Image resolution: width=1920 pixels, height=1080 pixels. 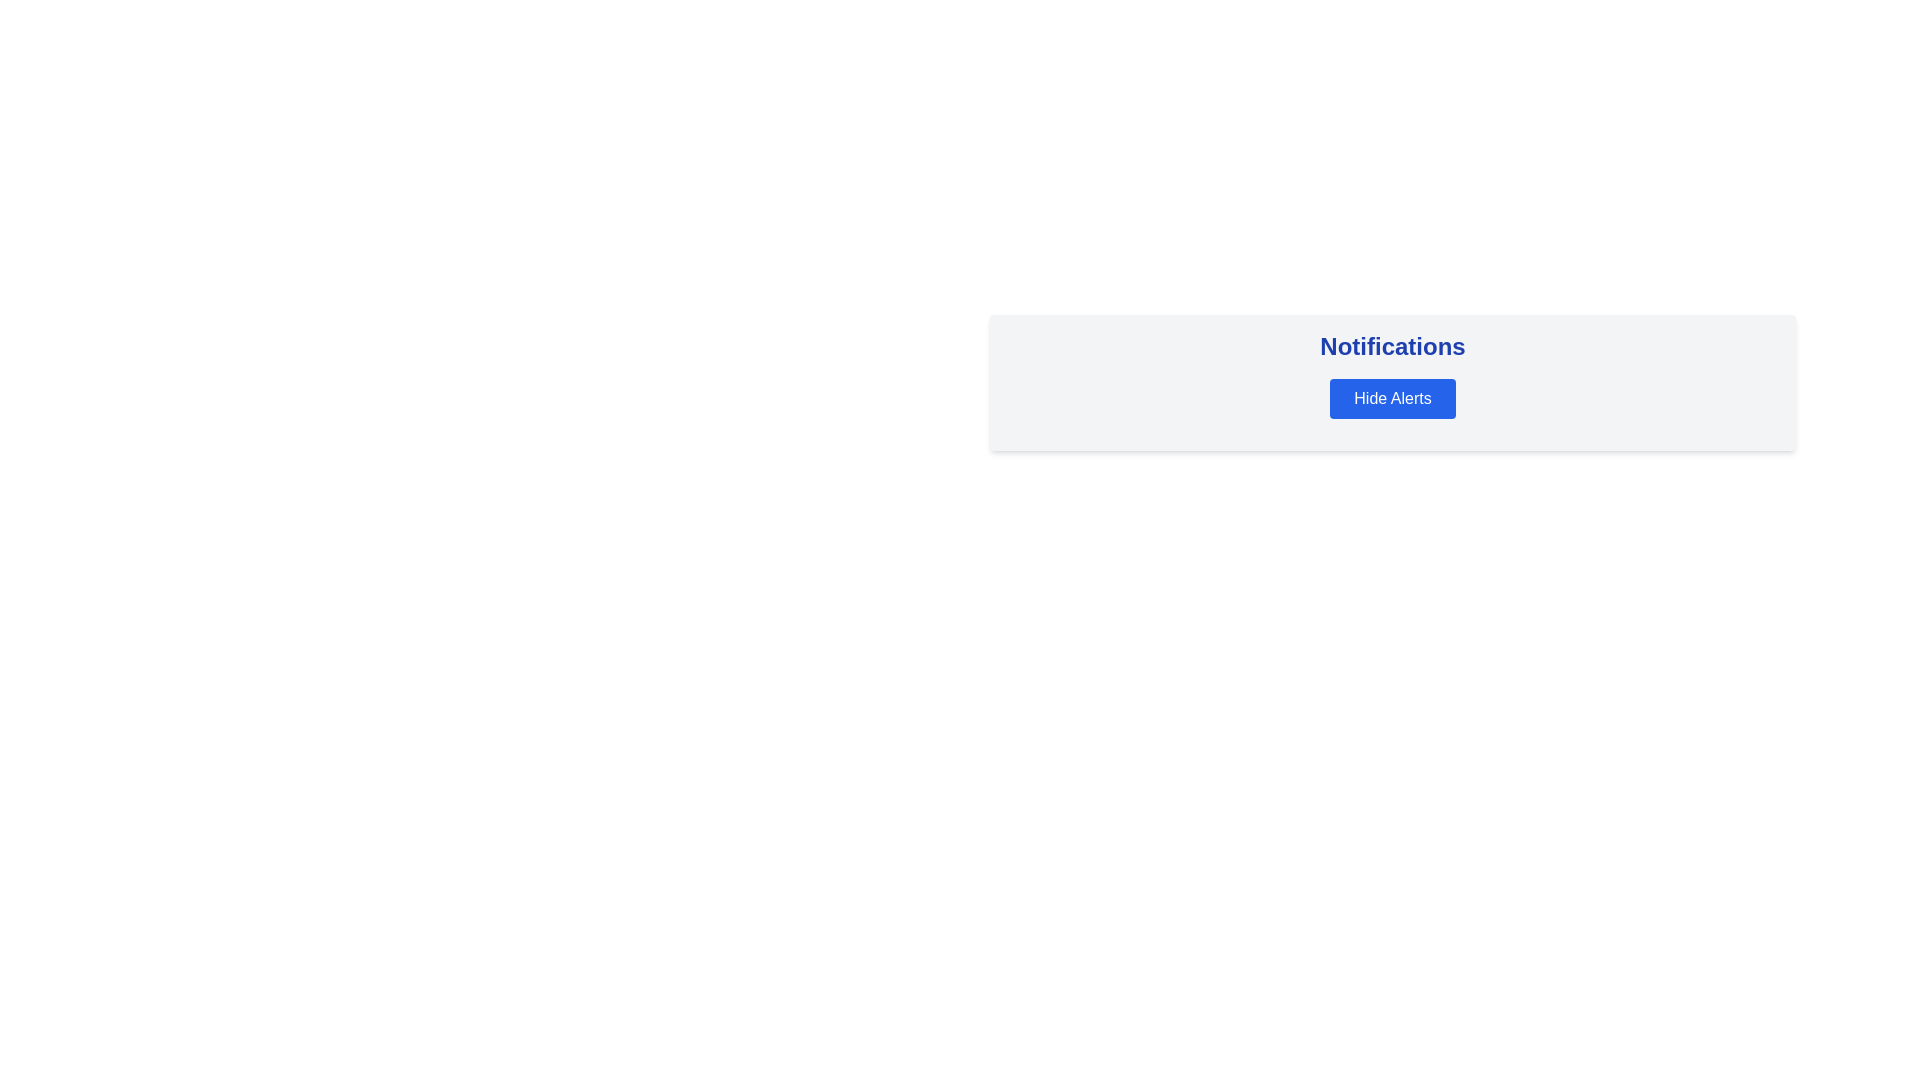 What do you see at coordinates (1391, 398) in the screenshot?
I see `the 'Hide Alerts' button, which is a rectangular button with rounded corners, blue background, and white text` at bounding box center [1391, 398].